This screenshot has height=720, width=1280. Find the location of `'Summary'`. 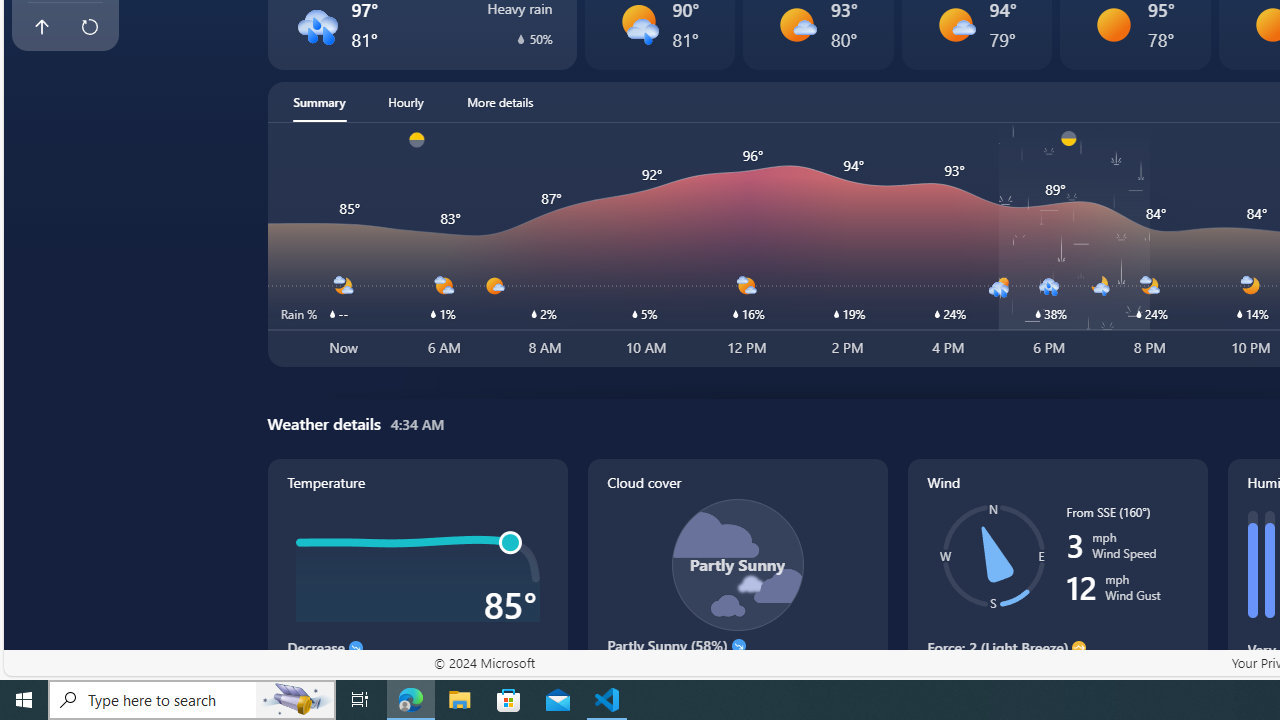

'Summary' is located at coordinates (318, 101).